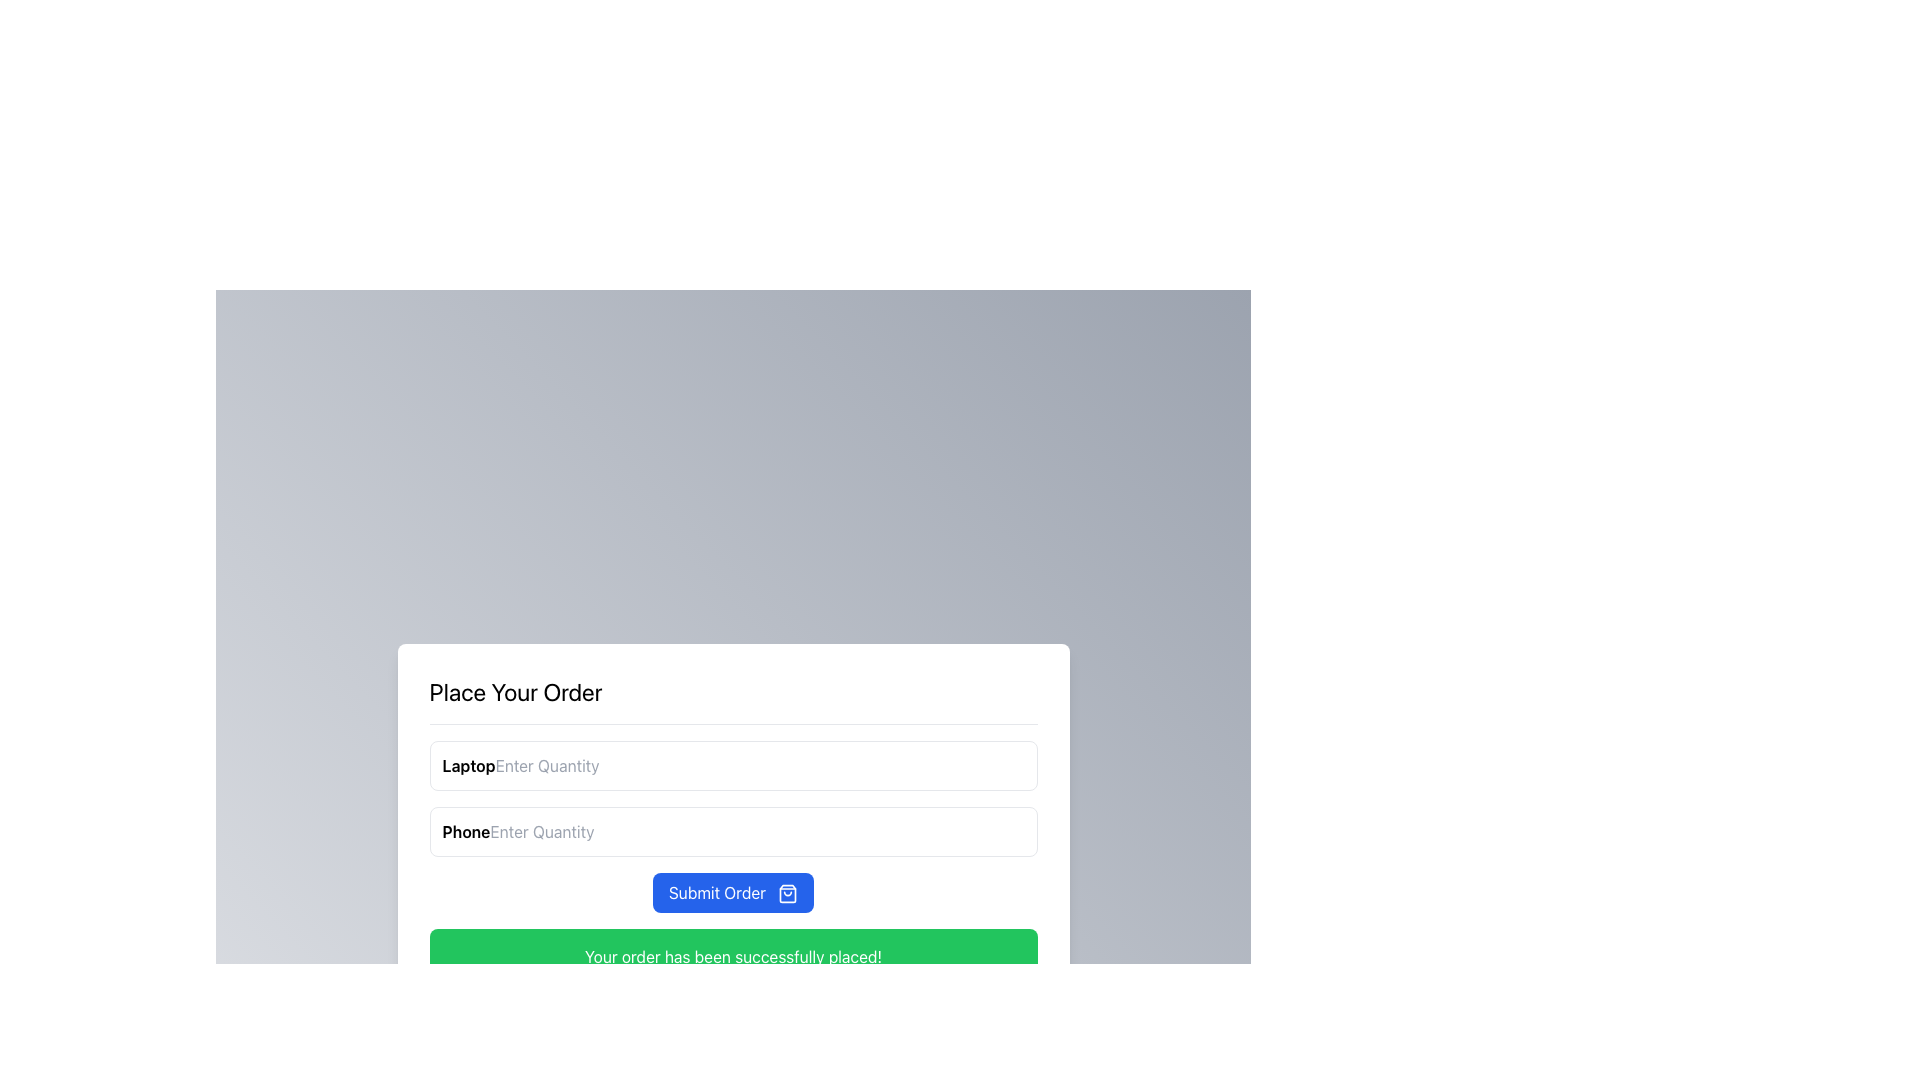 The width and height of the screenshot is (1920, 1080). What do you see at coordinates (732, 955) in the screenshot?
I see `success message from the text label located in the green notification box at the bottom of the content area, which confirms that the order has been placed successfully` at bounding box center [732, 955].